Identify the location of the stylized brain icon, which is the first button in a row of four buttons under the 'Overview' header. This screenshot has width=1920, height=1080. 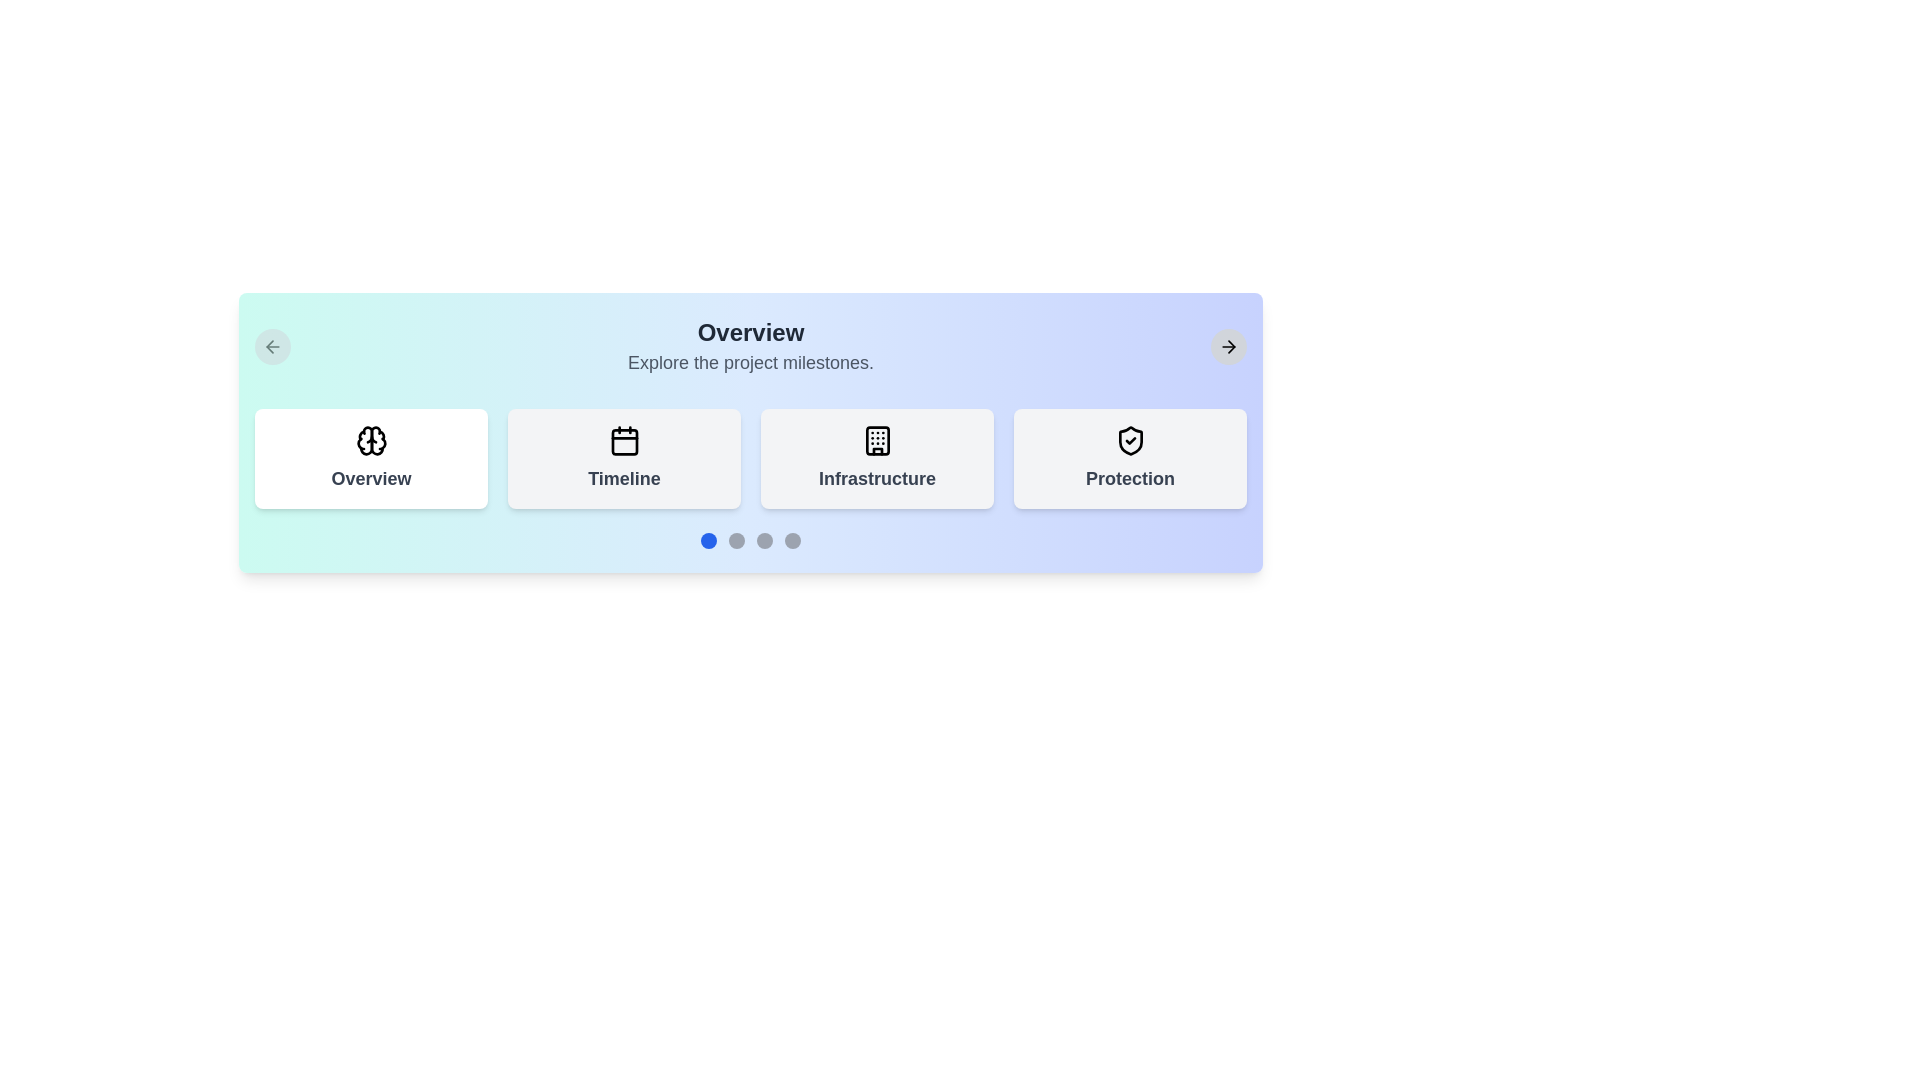
(371, 439).